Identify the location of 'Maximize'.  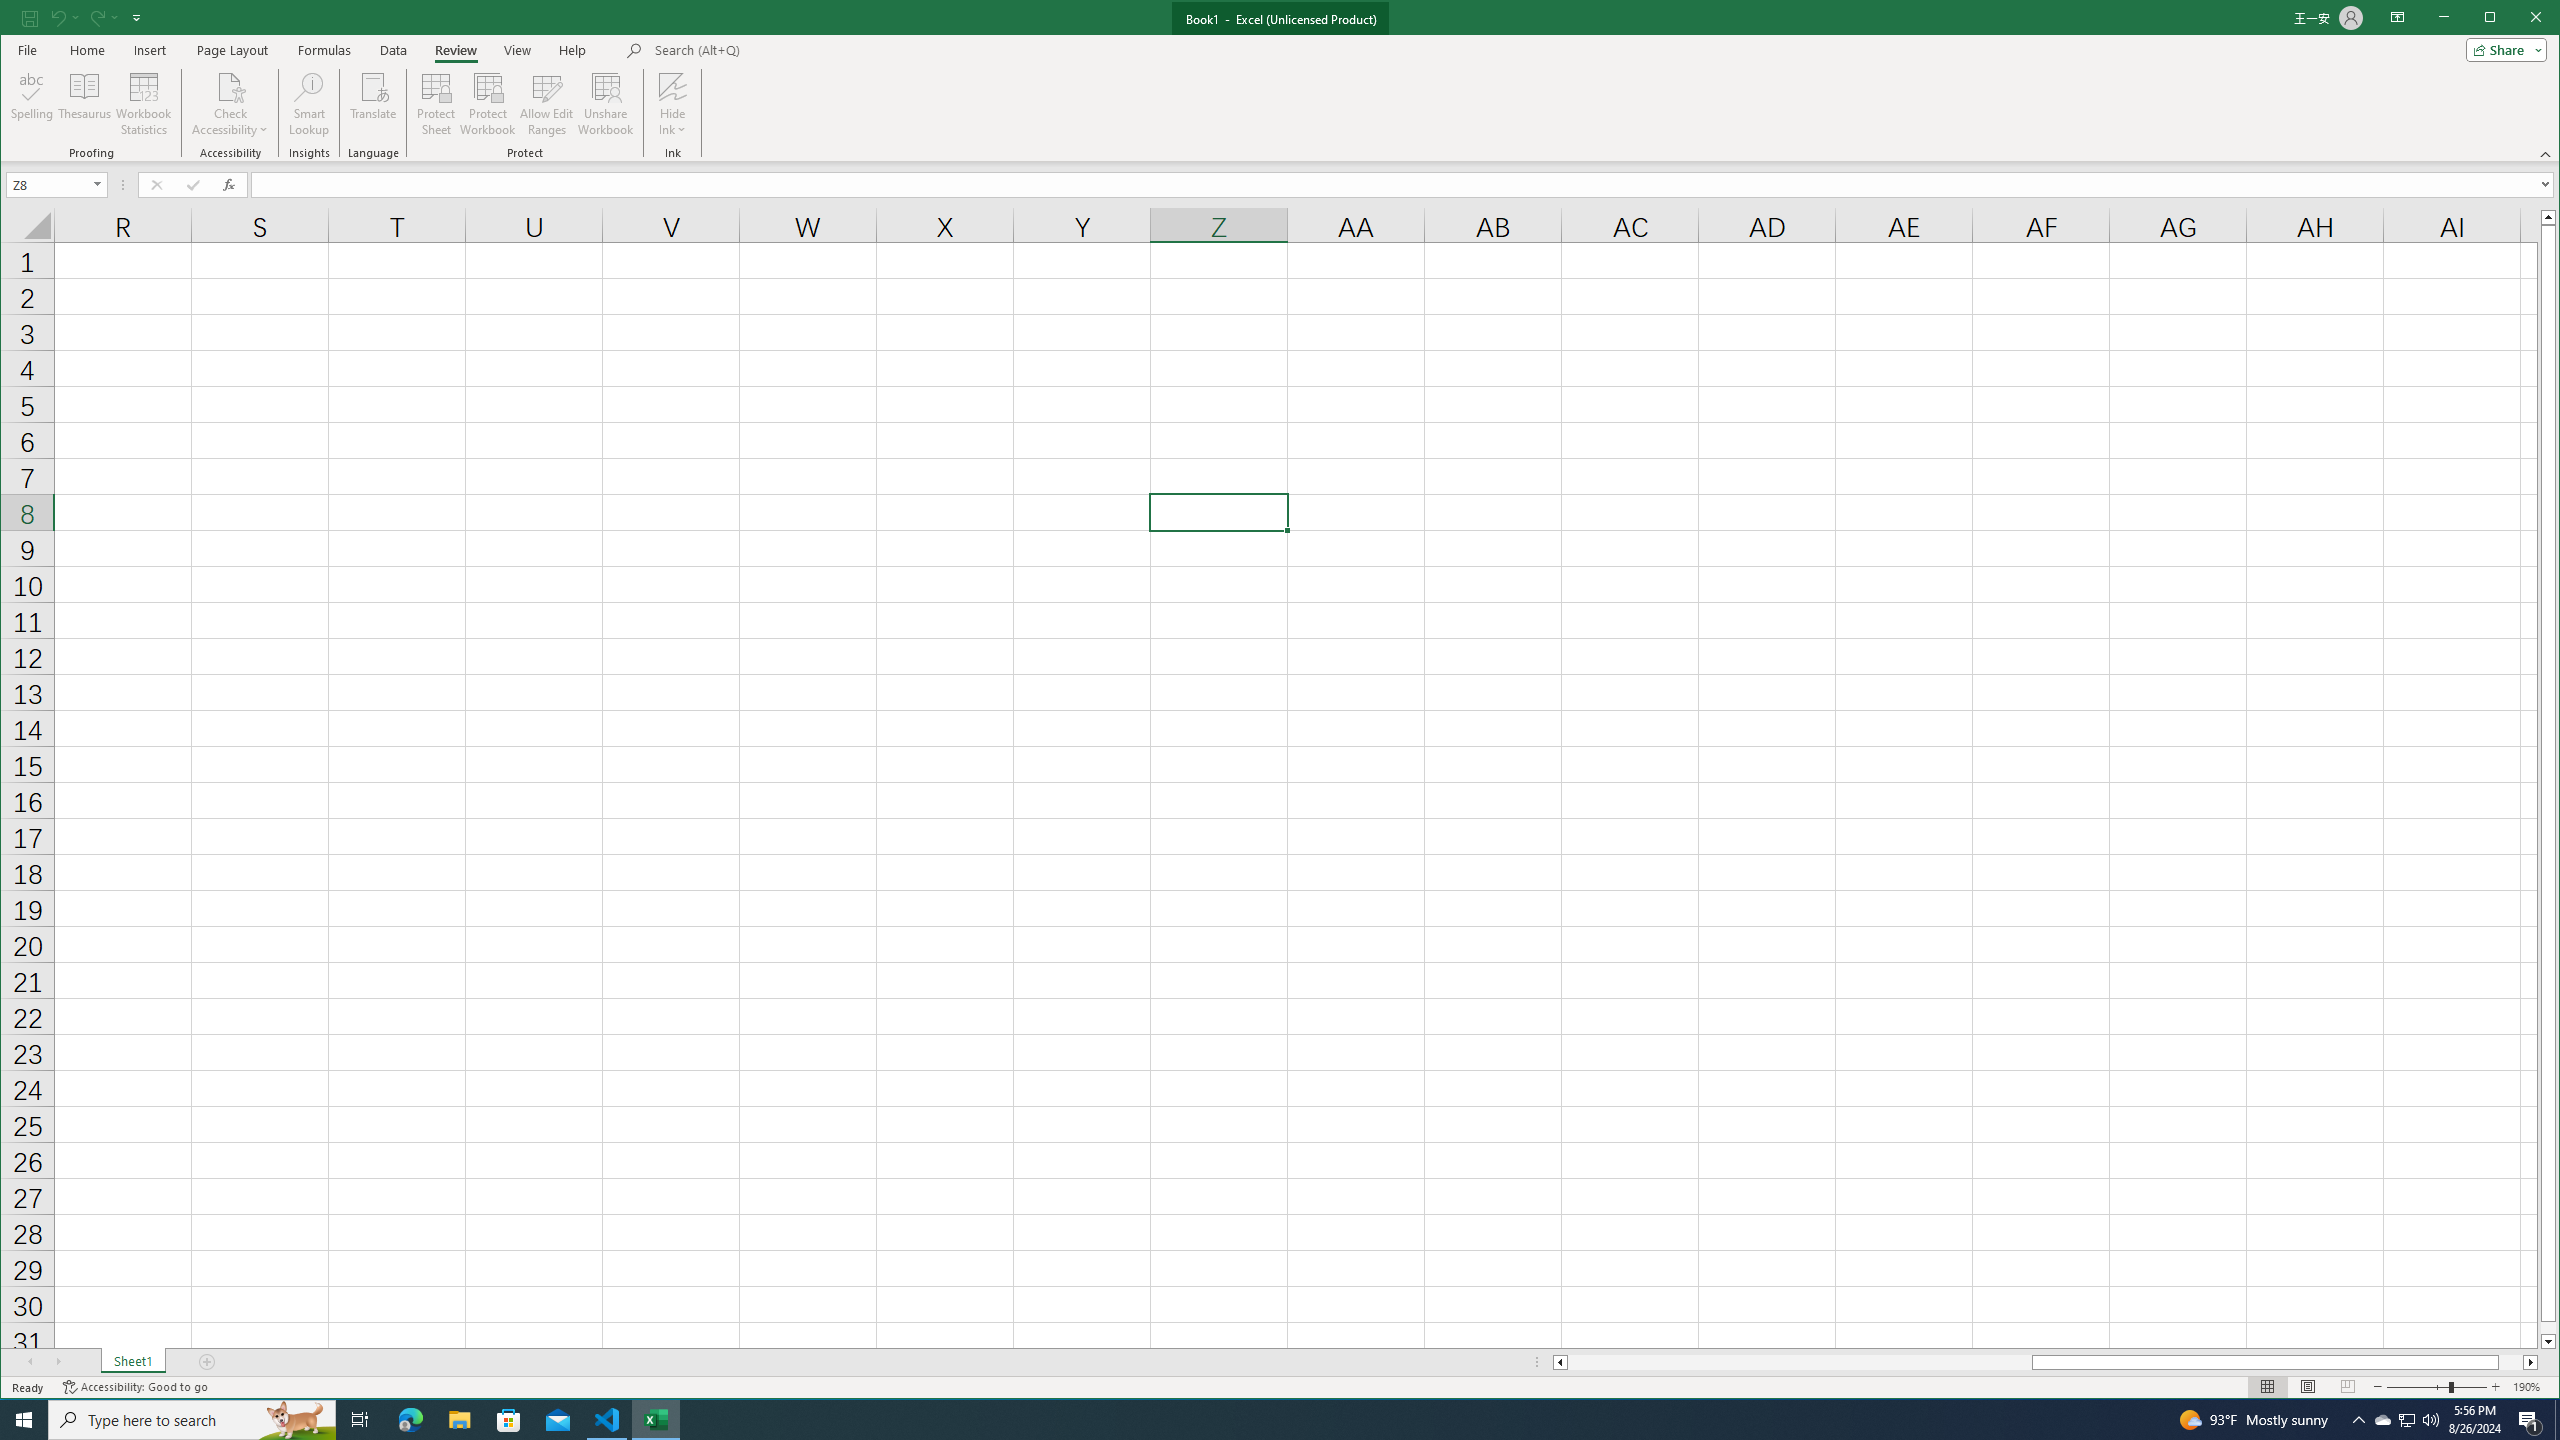
(2519, 19).